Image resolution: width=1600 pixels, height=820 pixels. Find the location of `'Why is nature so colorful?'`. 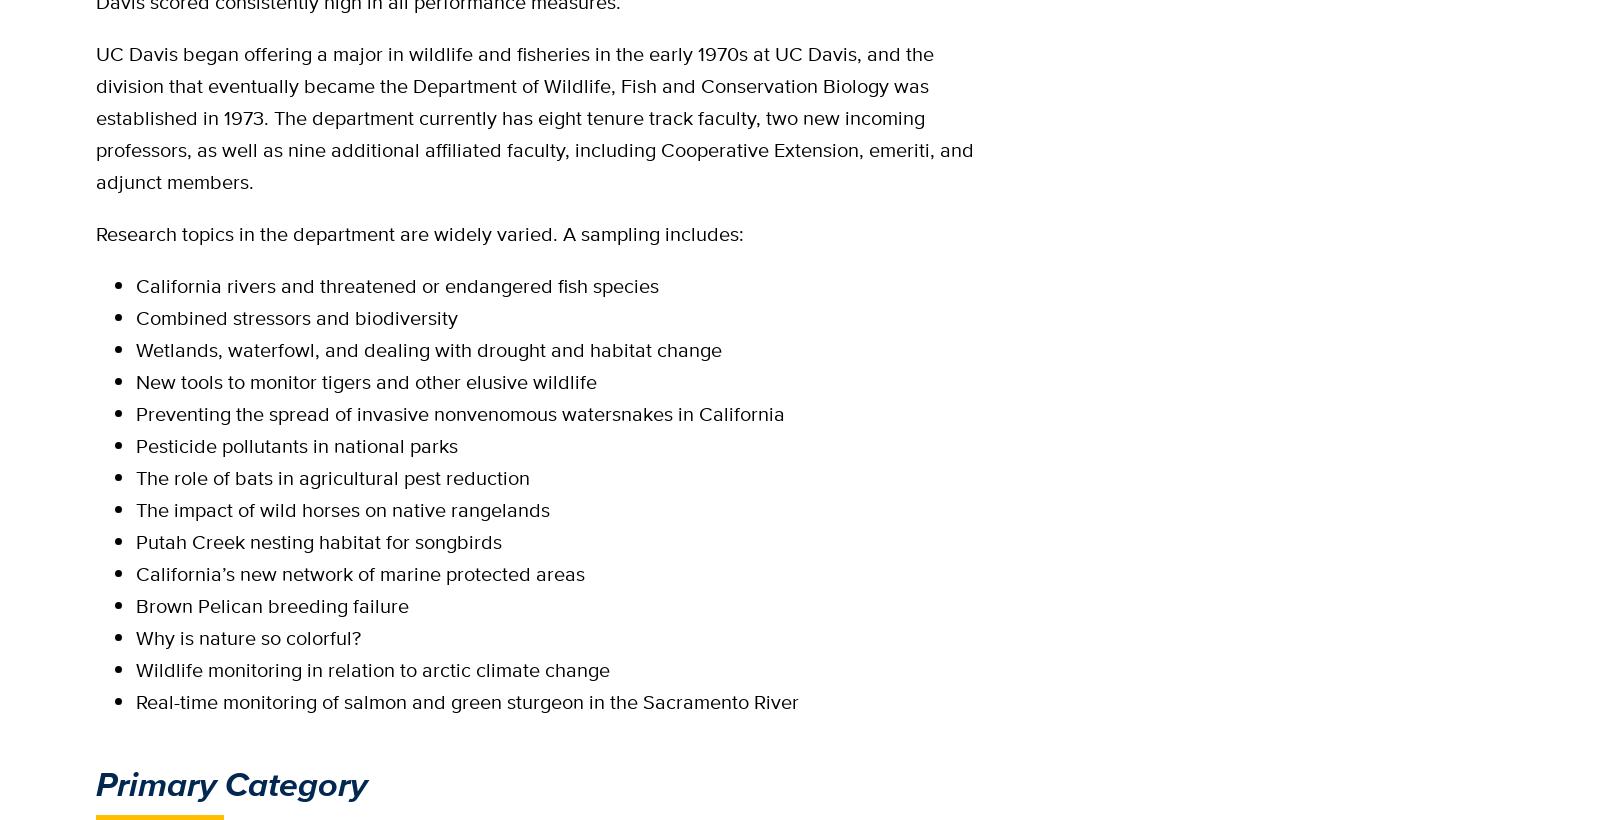

'Why is nature so colorful?' is located at coordinates (135, 636).